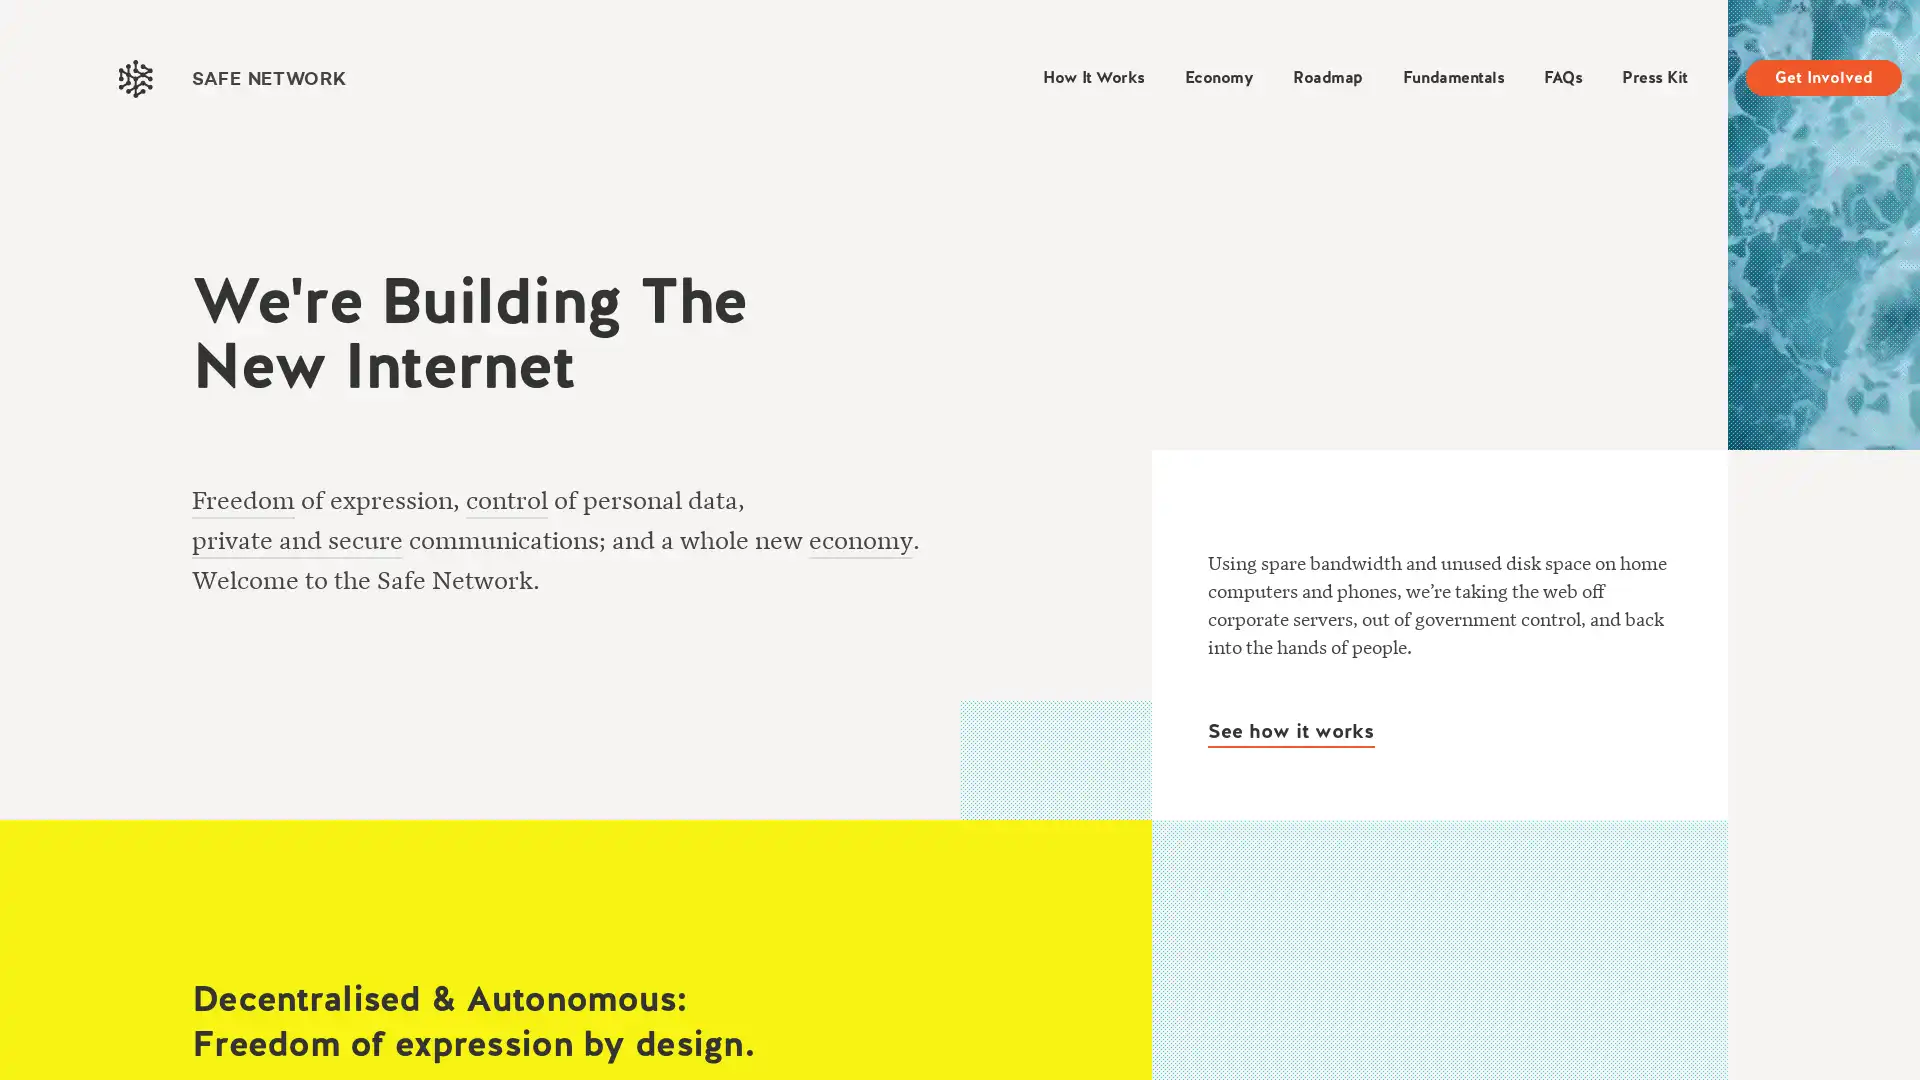 The height and width of the screenshot is (1080, 1920). Describe the element at coordinates (1824, 76) in the screenshot. I see `Get Involved` at that location.